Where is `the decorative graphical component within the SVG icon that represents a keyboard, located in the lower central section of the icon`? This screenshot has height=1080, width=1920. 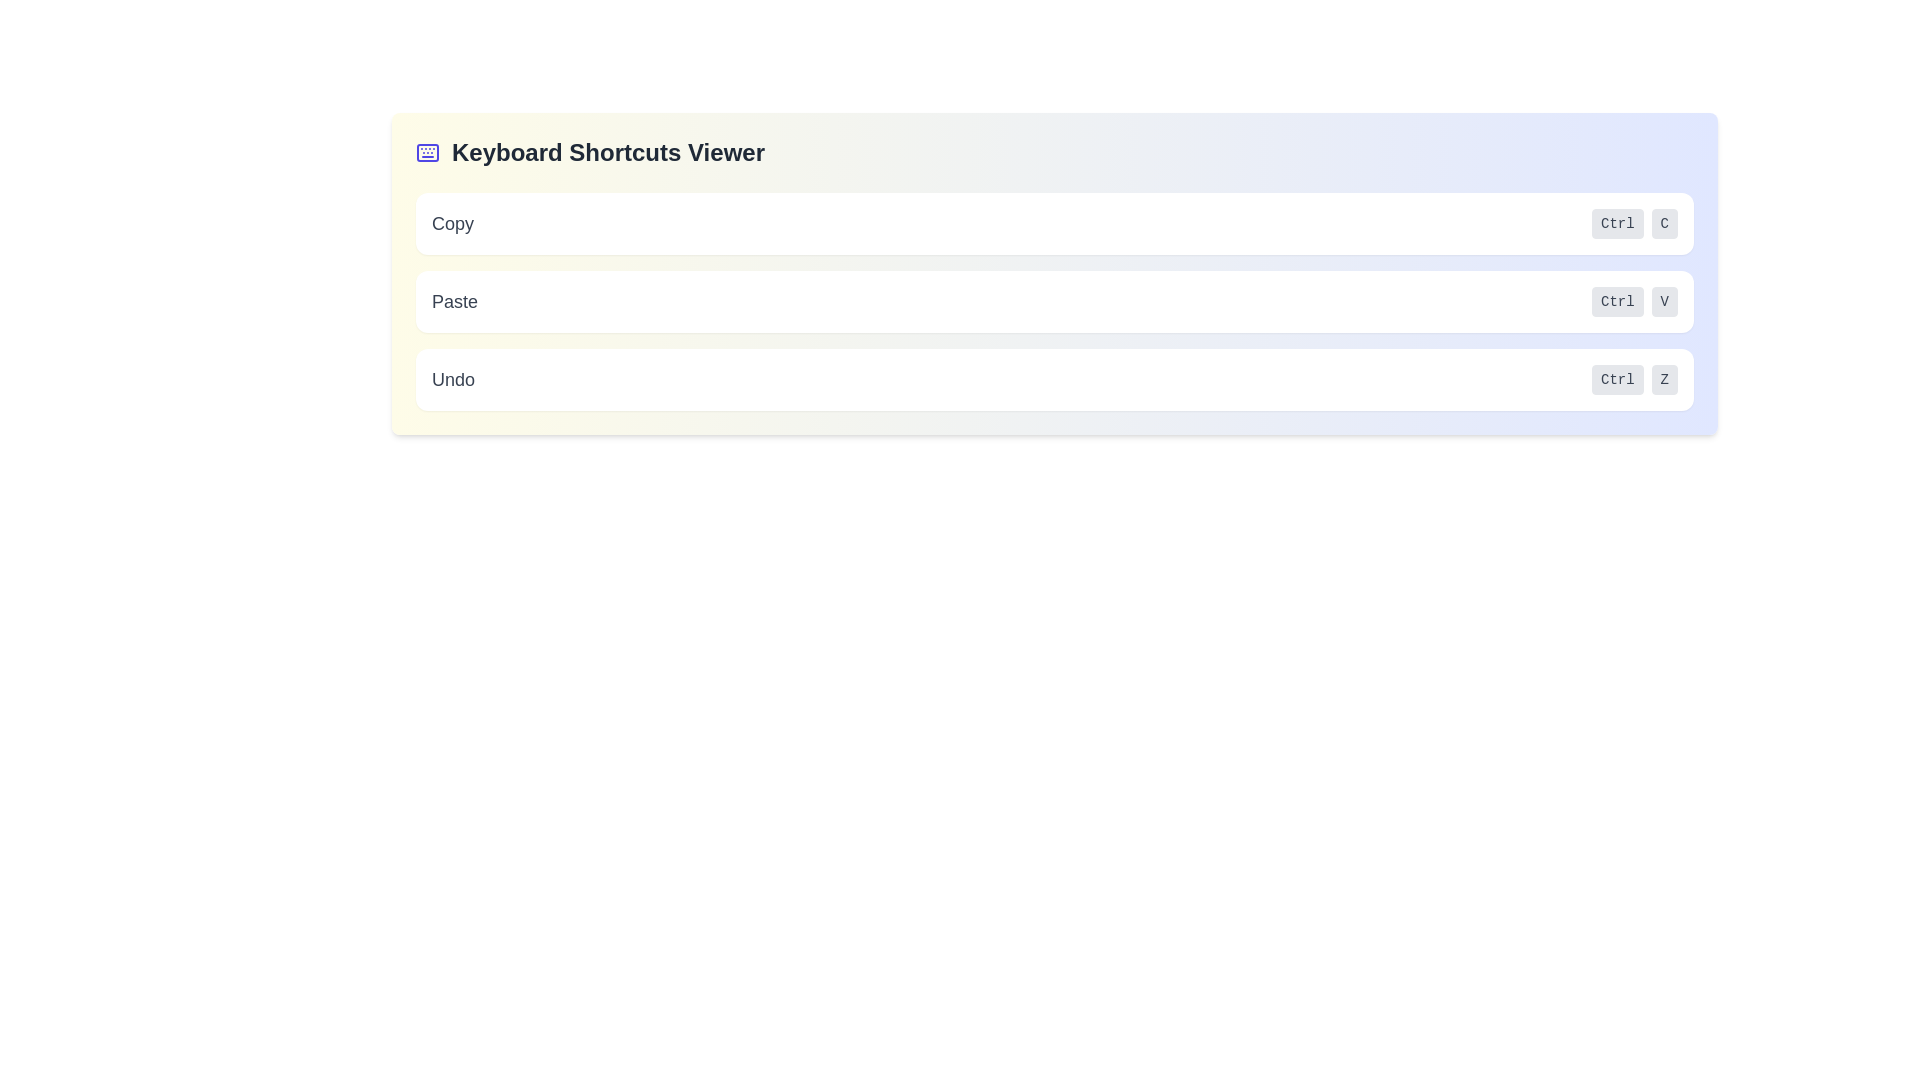 the decorative graphical component within the SVG icon that represents a keyboard, located in the lower central section of the icon is located at coordinates (426, 152).